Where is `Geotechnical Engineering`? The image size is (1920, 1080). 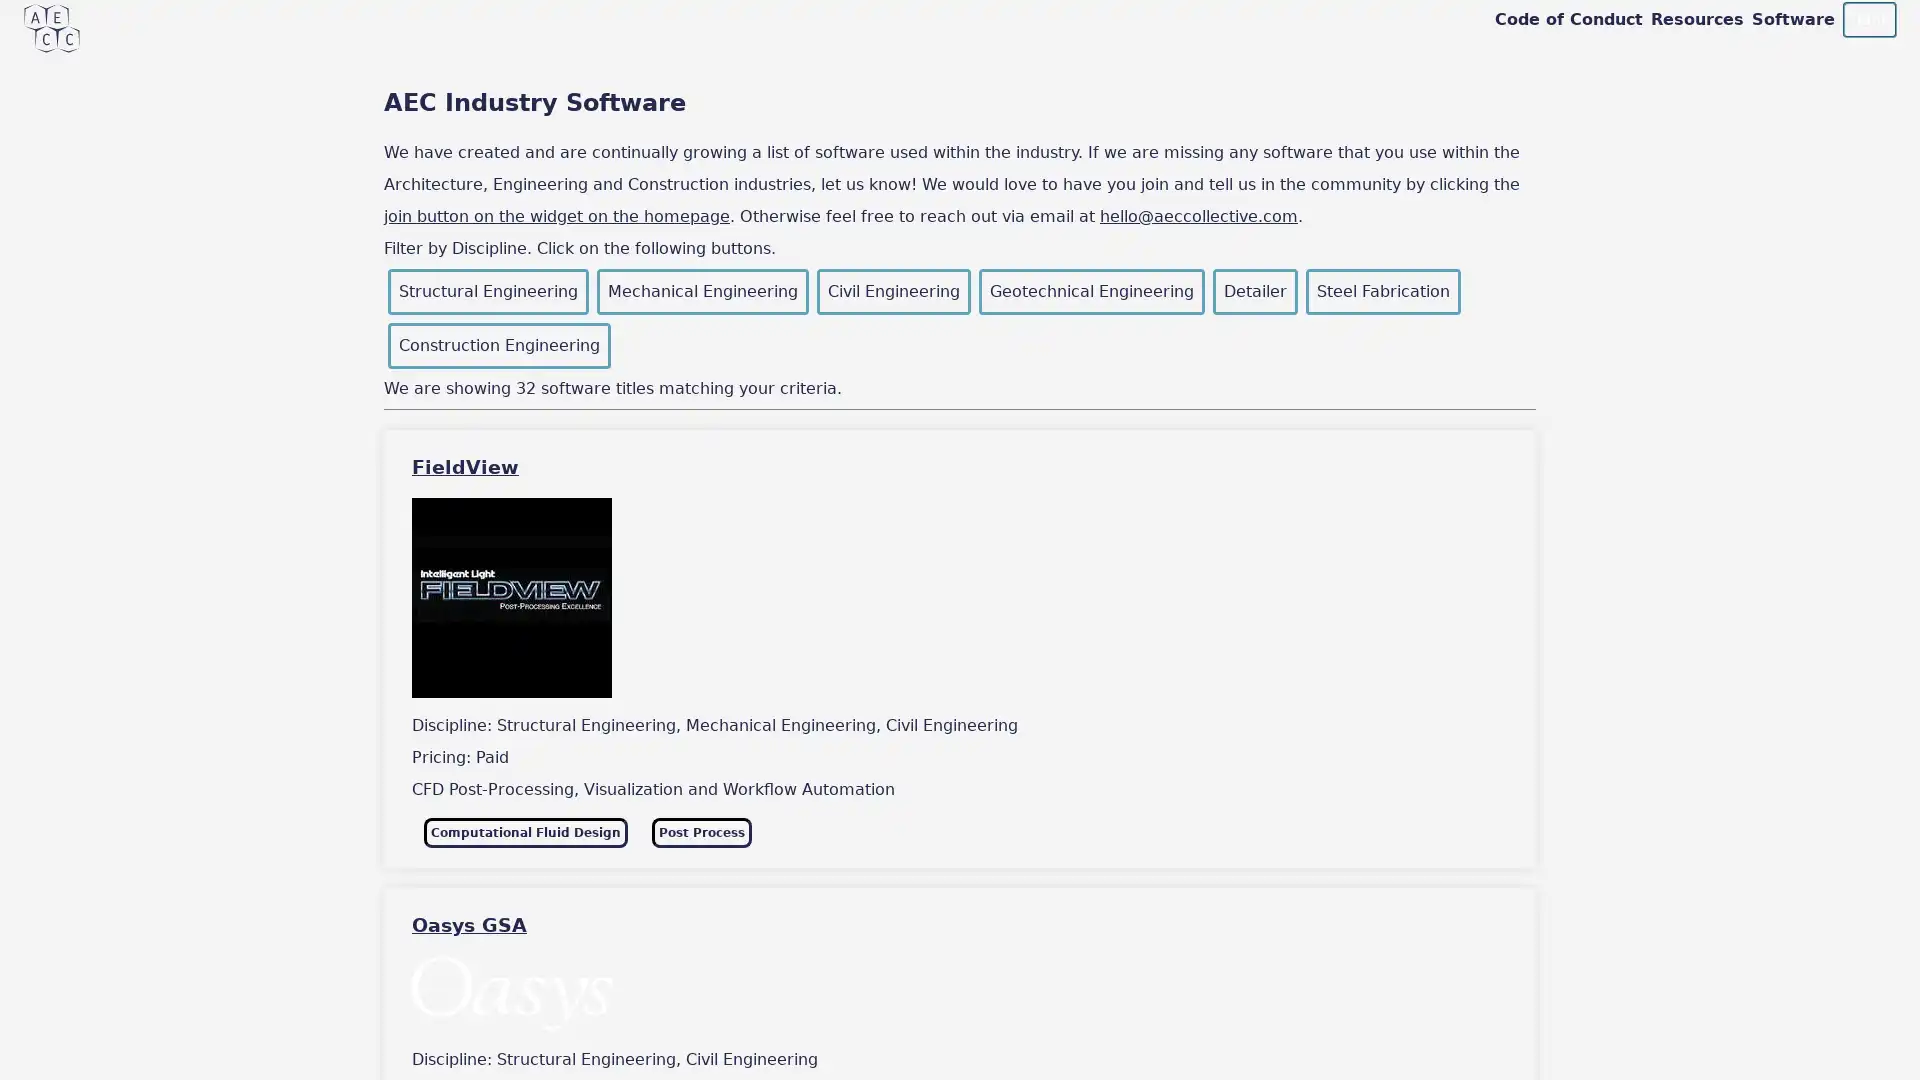 Geotechnical Engineering is located at coordinates (1090, 292).